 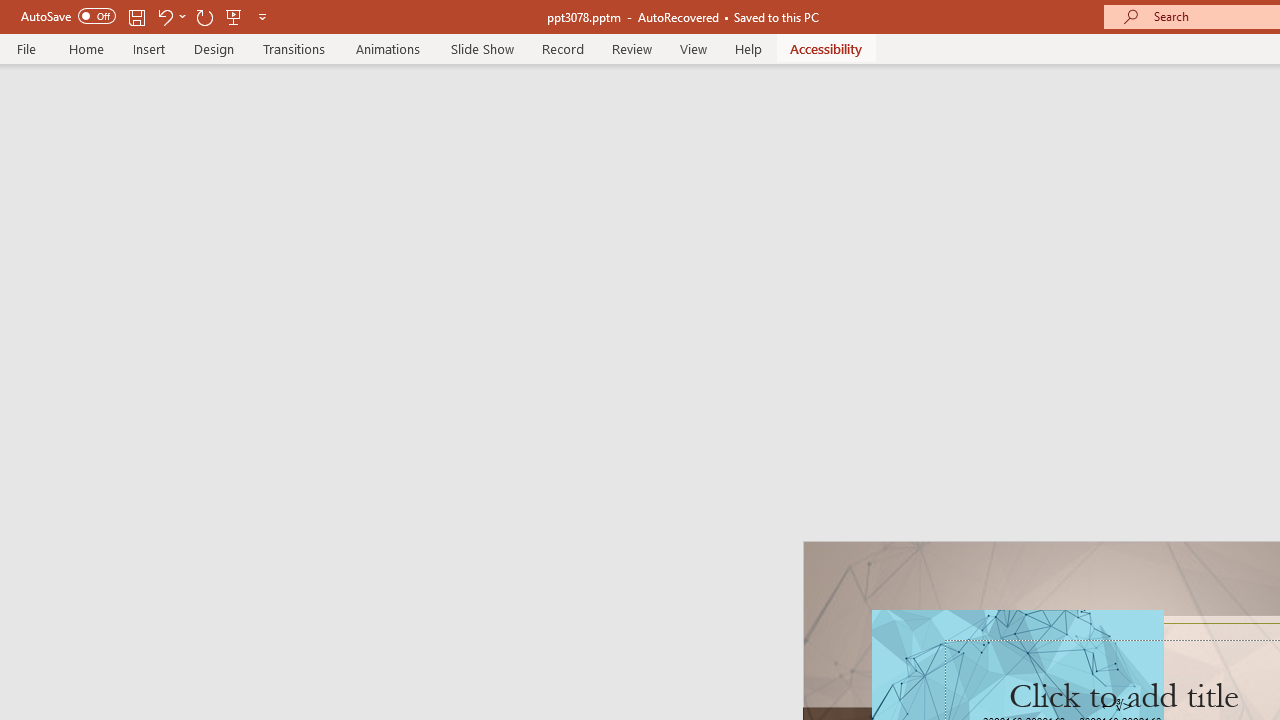 I want to click on 'Transitions', so click(x=294, y=48).